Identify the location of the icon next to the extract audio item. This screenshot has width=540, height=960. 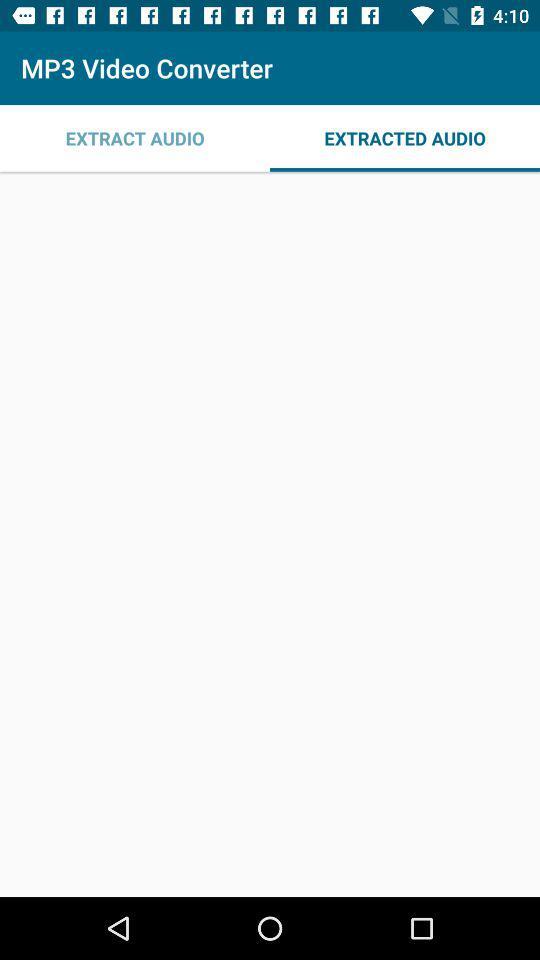
(405, 137).